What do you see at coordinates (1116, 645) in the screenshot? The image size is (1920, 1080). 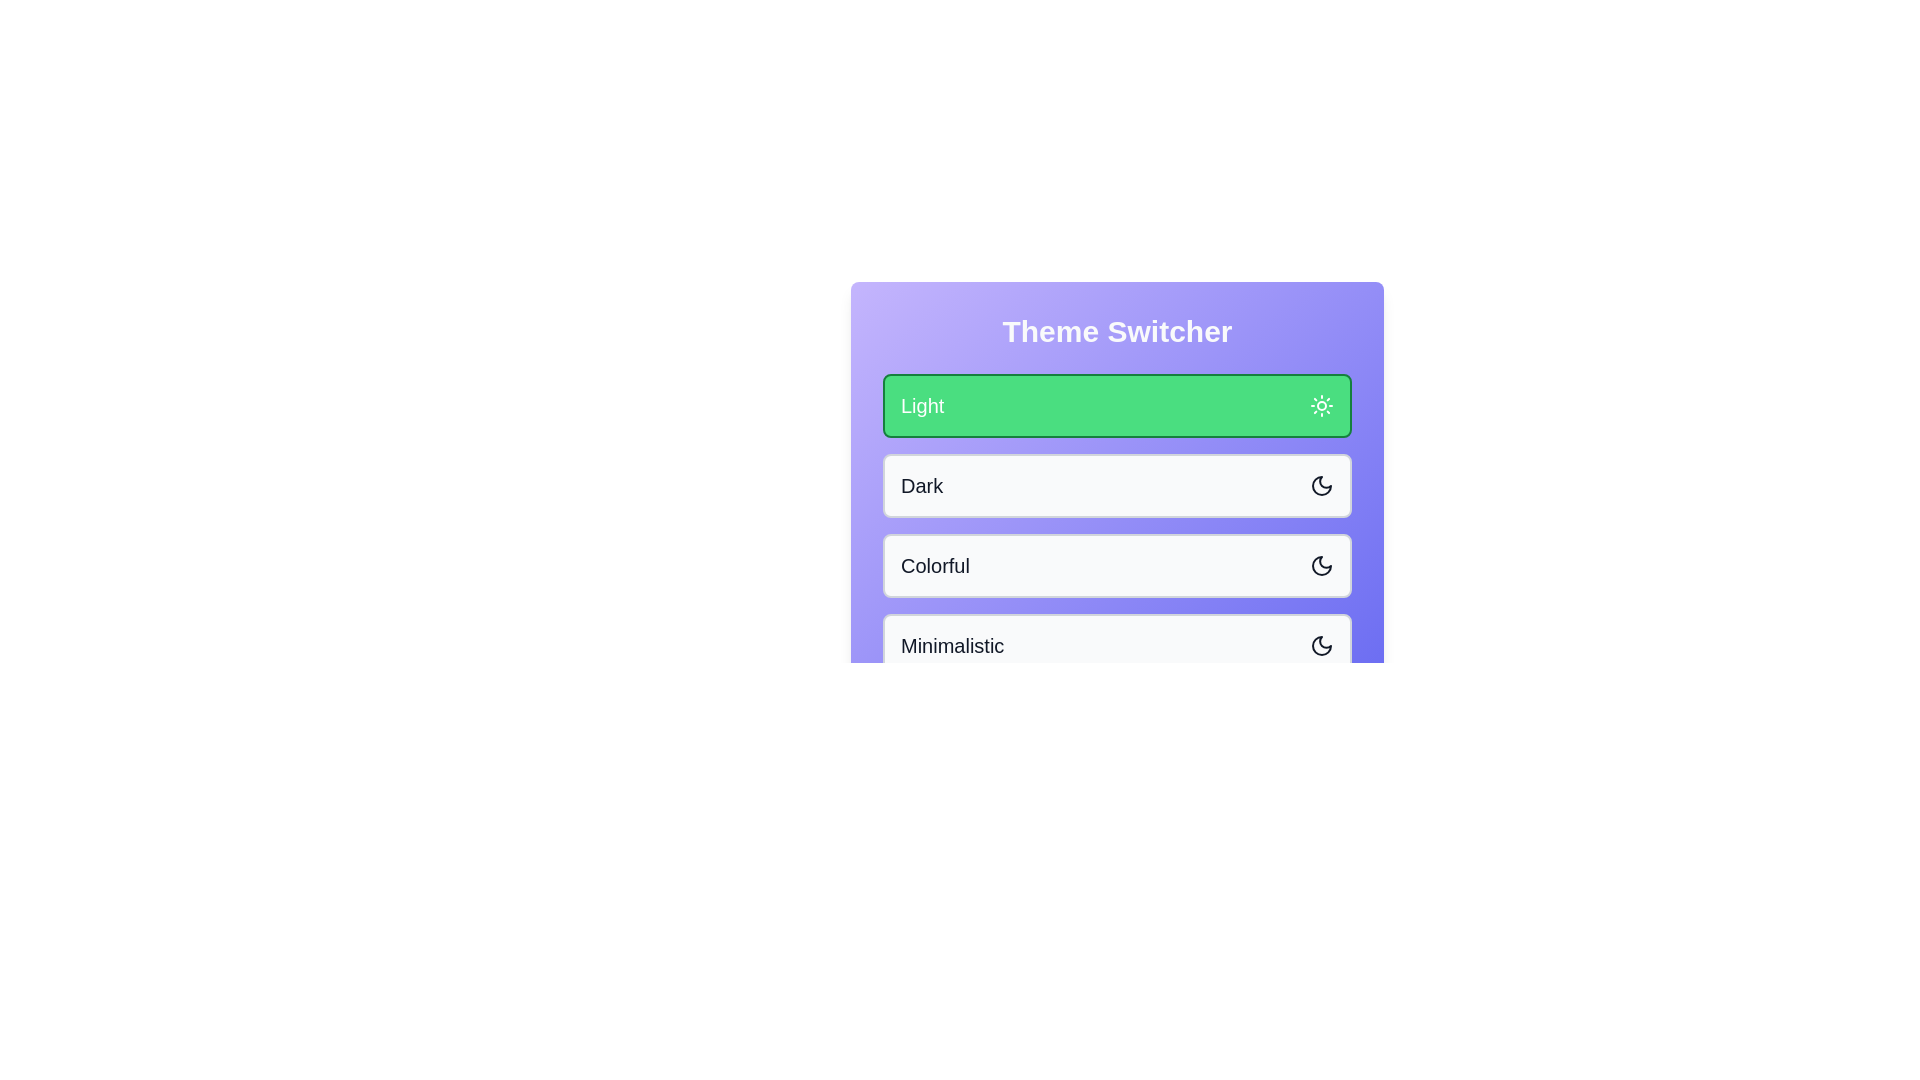 I see `the theme button for Minimalistic` at bounding box center [1116, 645].